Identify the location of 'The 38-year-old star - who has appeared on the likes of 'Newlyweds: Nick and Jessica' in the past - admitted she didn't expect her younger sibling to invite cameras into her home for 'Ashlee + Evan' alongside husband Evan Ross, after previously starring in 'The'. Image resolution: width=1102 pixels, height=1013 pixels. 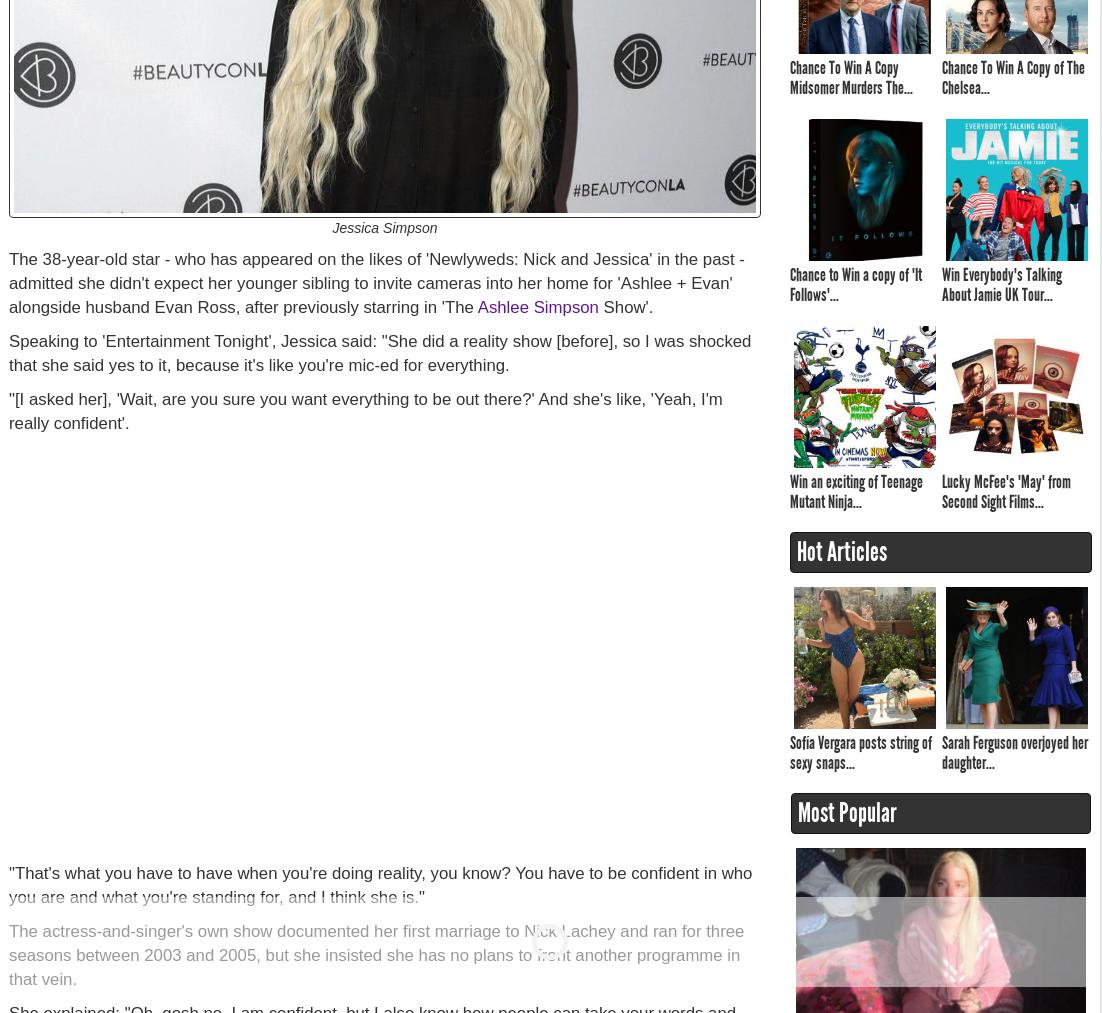
(8, 282).